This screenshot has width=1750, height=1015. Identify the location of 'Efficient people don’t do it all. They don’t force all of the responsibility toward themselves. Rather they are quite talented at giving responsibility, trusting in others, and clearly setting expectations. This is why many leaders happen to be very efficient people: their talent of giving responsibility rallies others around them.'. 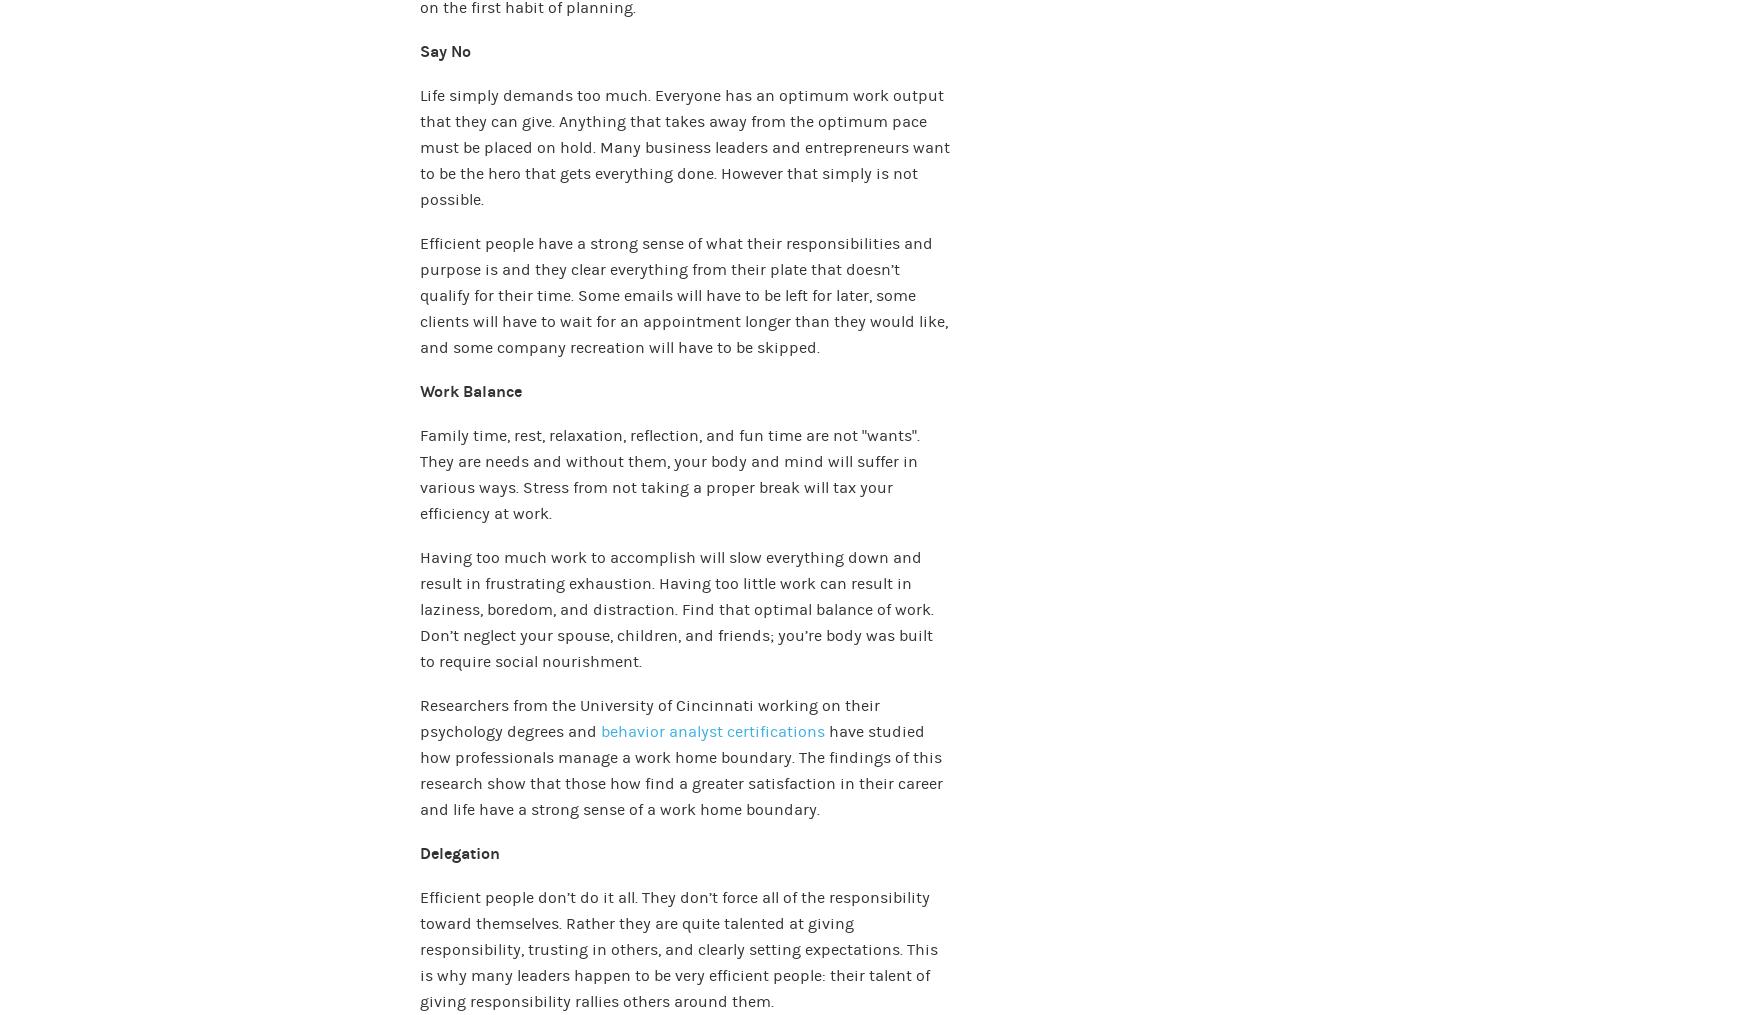
(678, 949).